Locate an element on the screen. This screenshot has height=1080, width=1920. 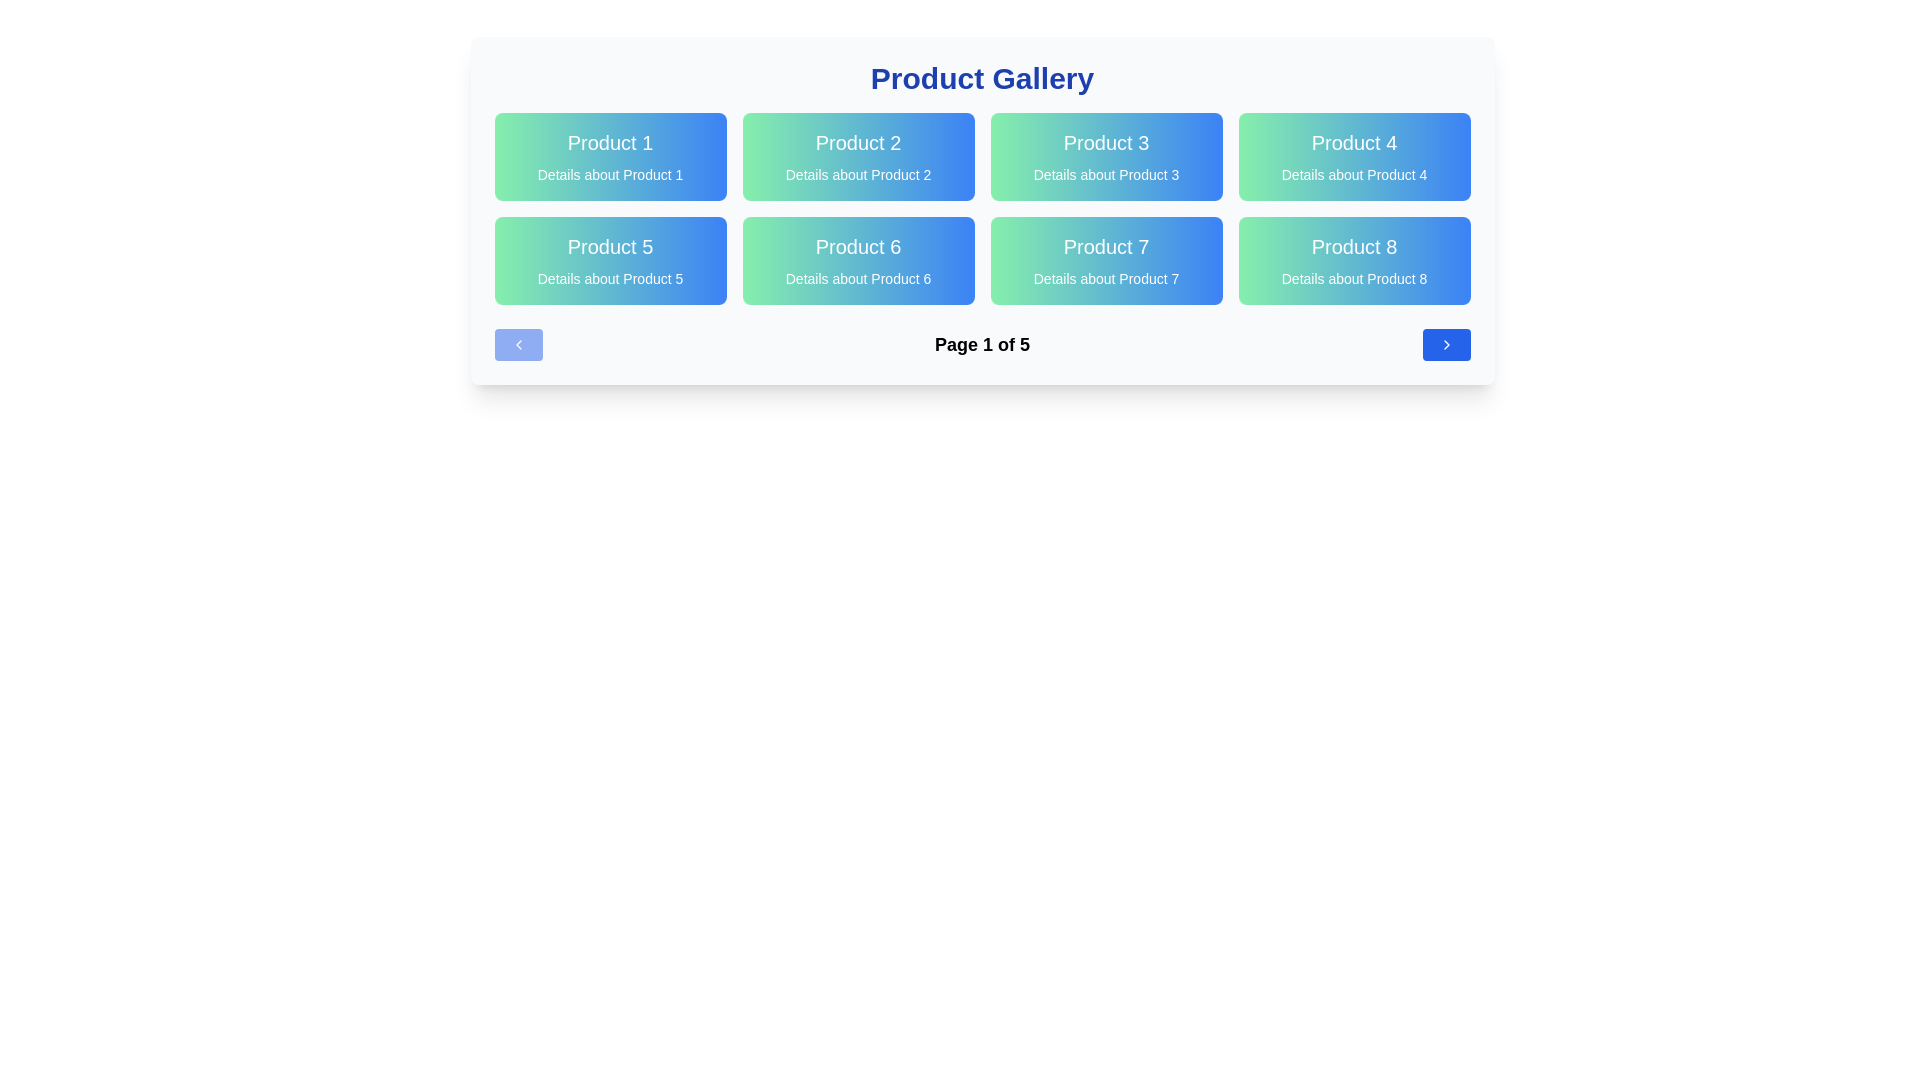
the text label displaying 'Product 7' which is located in the second row of the product grid, specifically the third card from the left, with a gradient background transitioning from green to blue is located at coordinates (1105, 245).